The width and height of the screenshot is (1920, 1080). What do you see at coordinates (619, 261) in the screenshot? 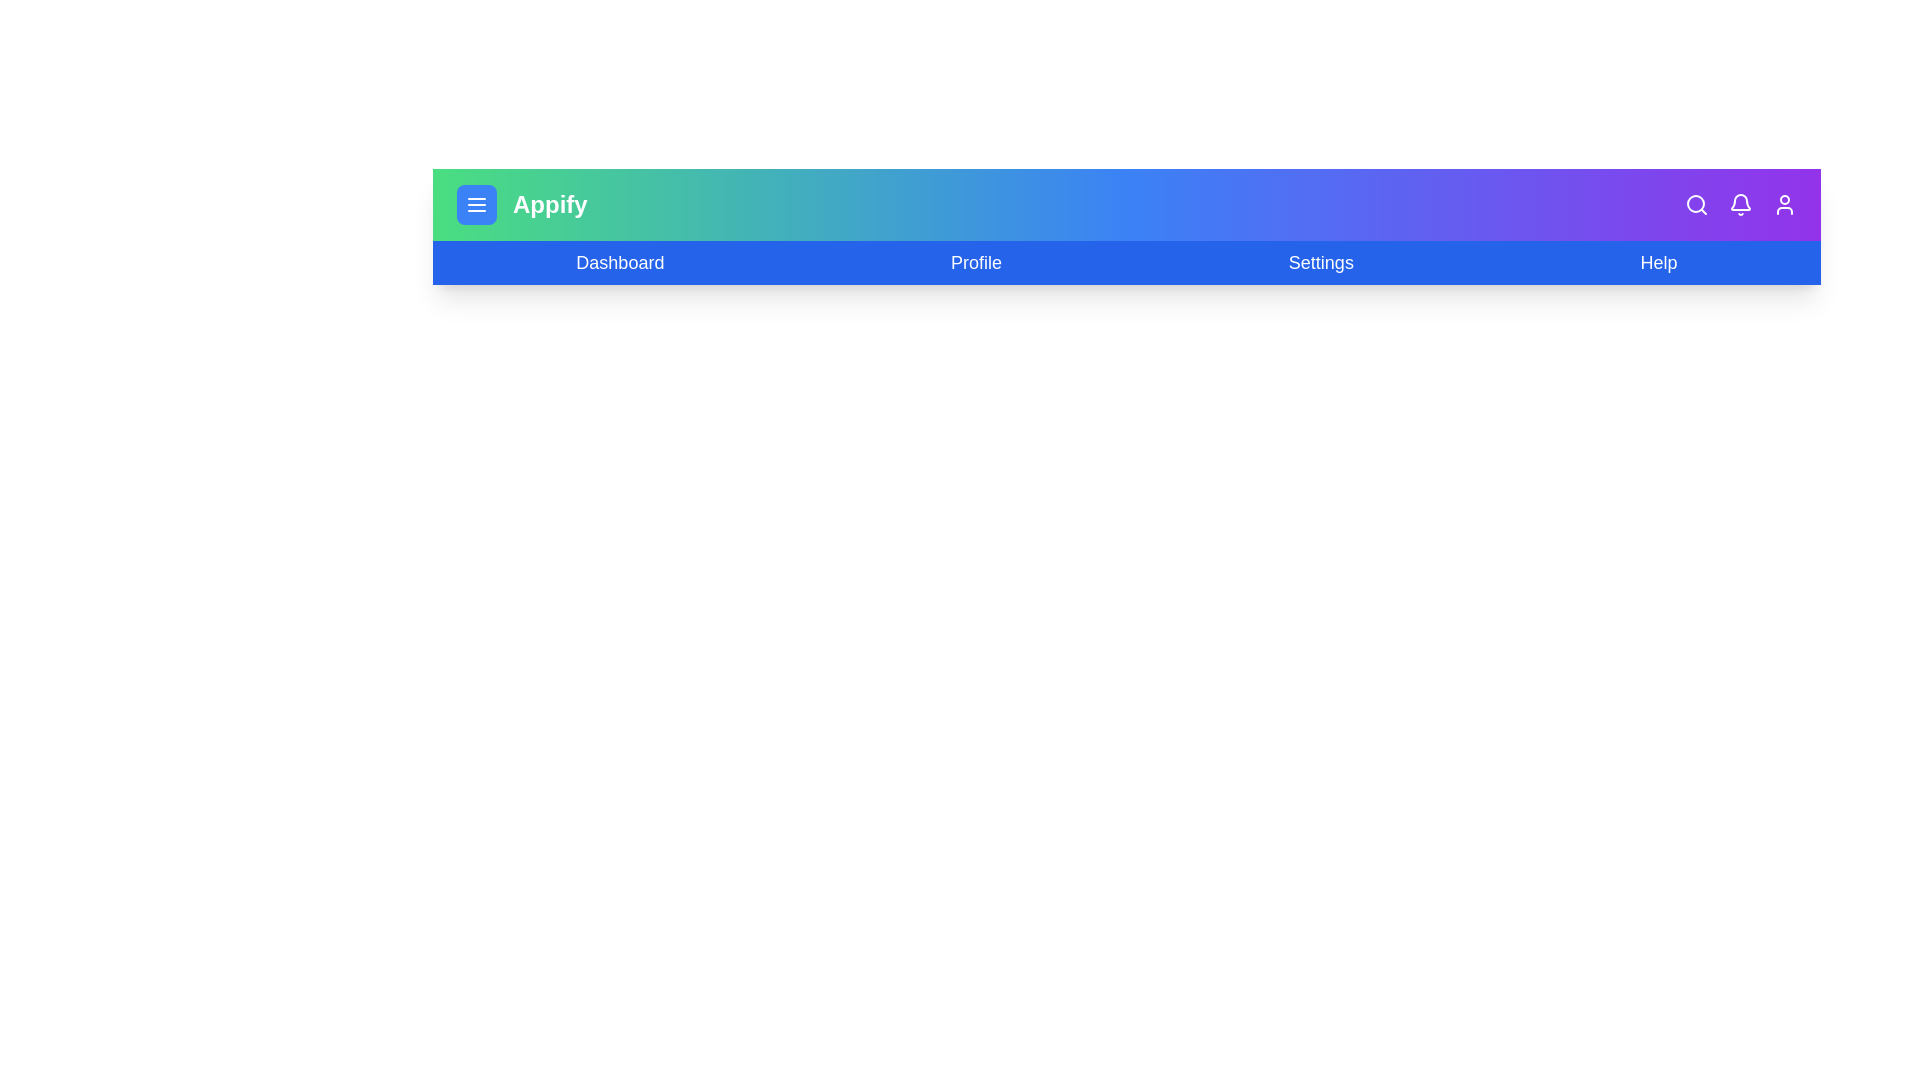
I see `the 'Dashboard' menu item` at bounding box center [619, 261].